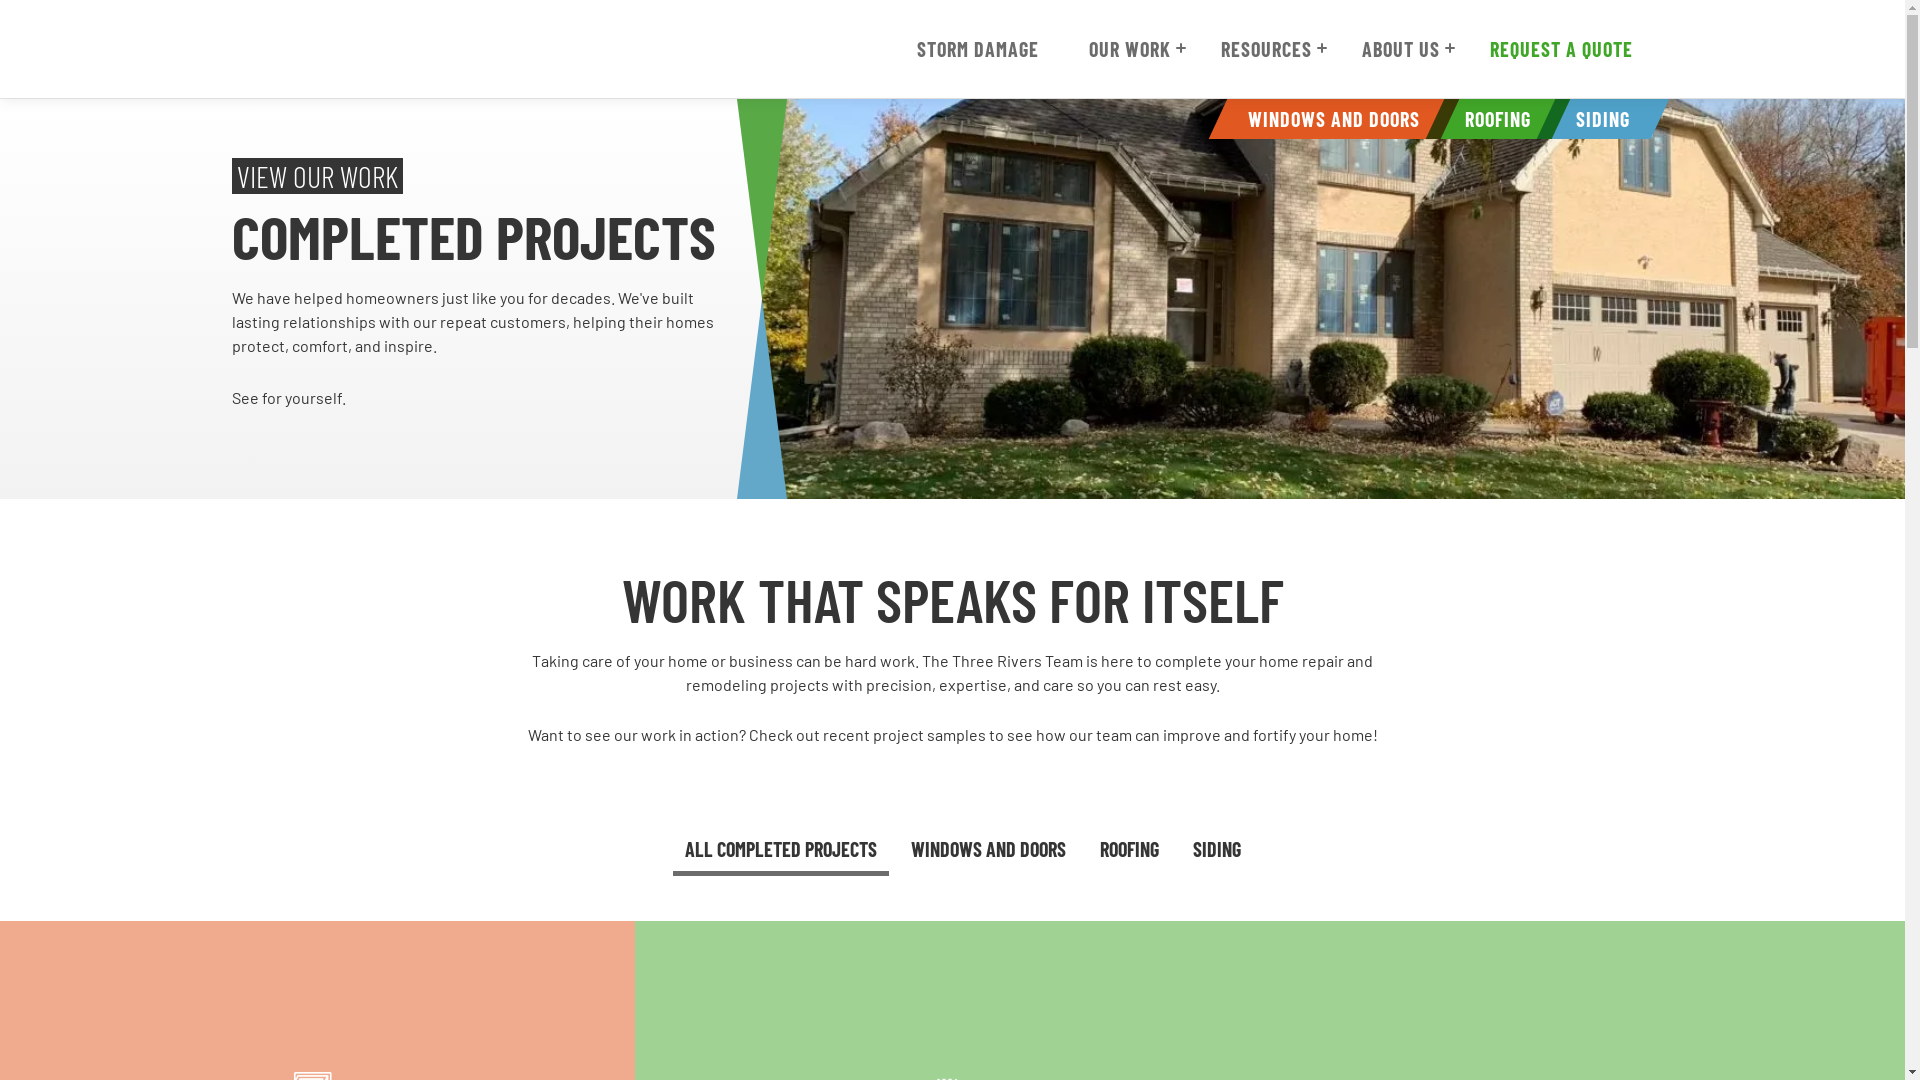 This screenshot has width=1920, height=1080. What do you see at coordinates (1264, 48) in the screenshot?
I see `'RESOURCES'` at bounding box center [1264, 48].